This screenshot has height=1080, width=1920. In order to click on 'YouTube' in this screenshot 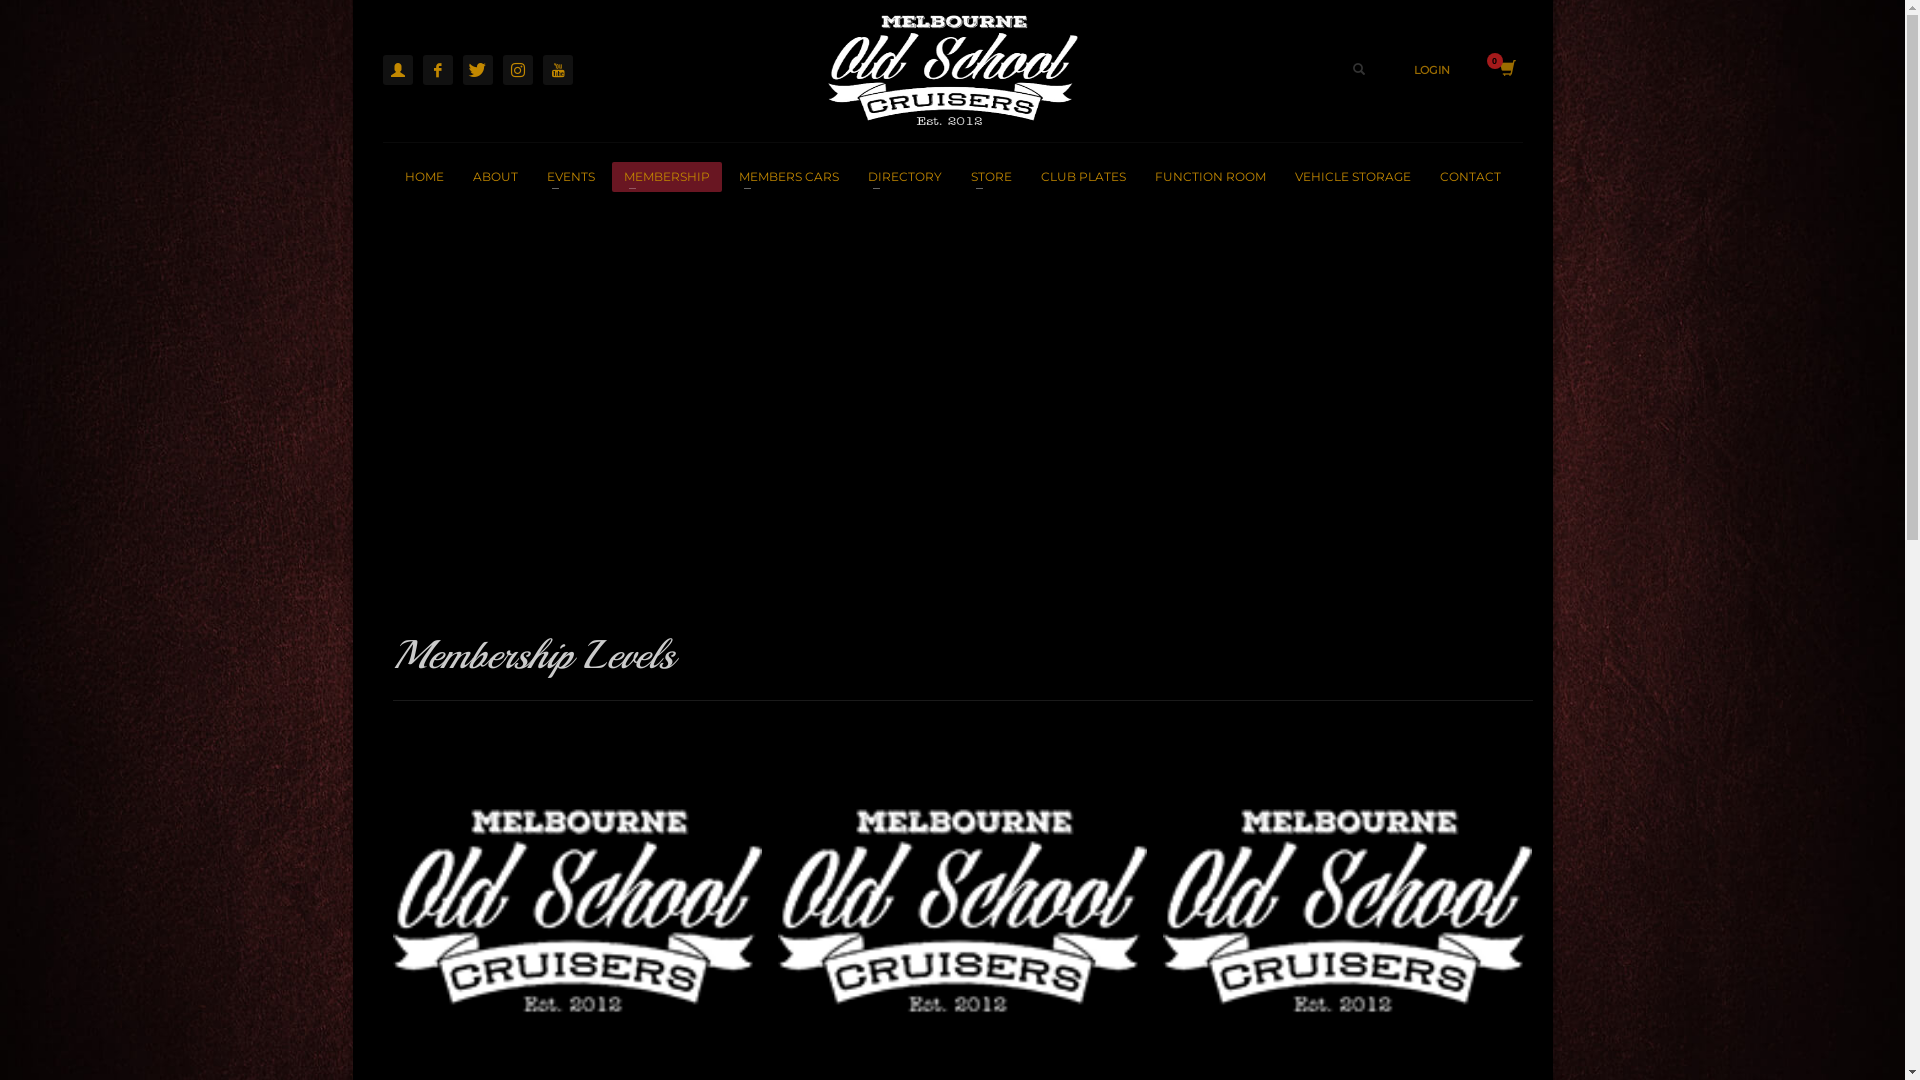, I will do `click(556, 68)`.